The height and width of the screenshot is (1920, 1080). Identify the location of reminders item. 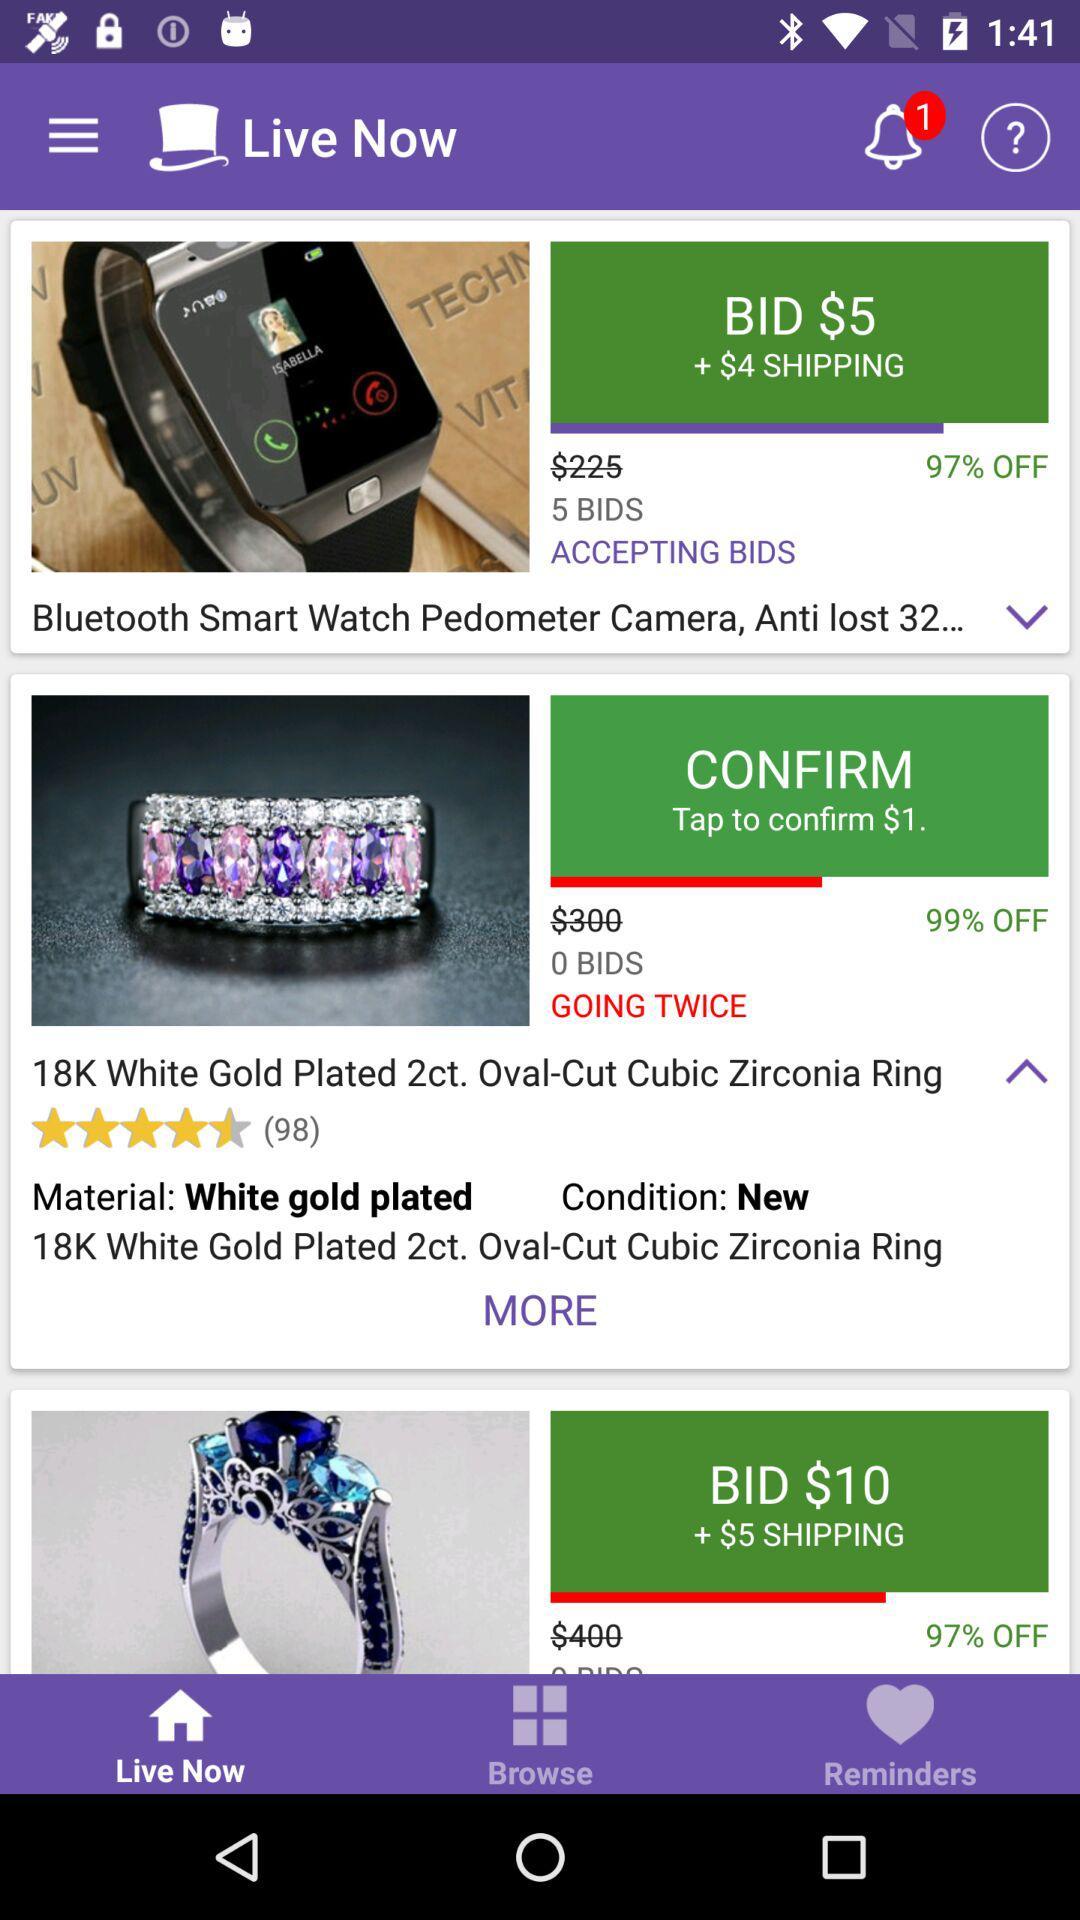
(898, 1738).